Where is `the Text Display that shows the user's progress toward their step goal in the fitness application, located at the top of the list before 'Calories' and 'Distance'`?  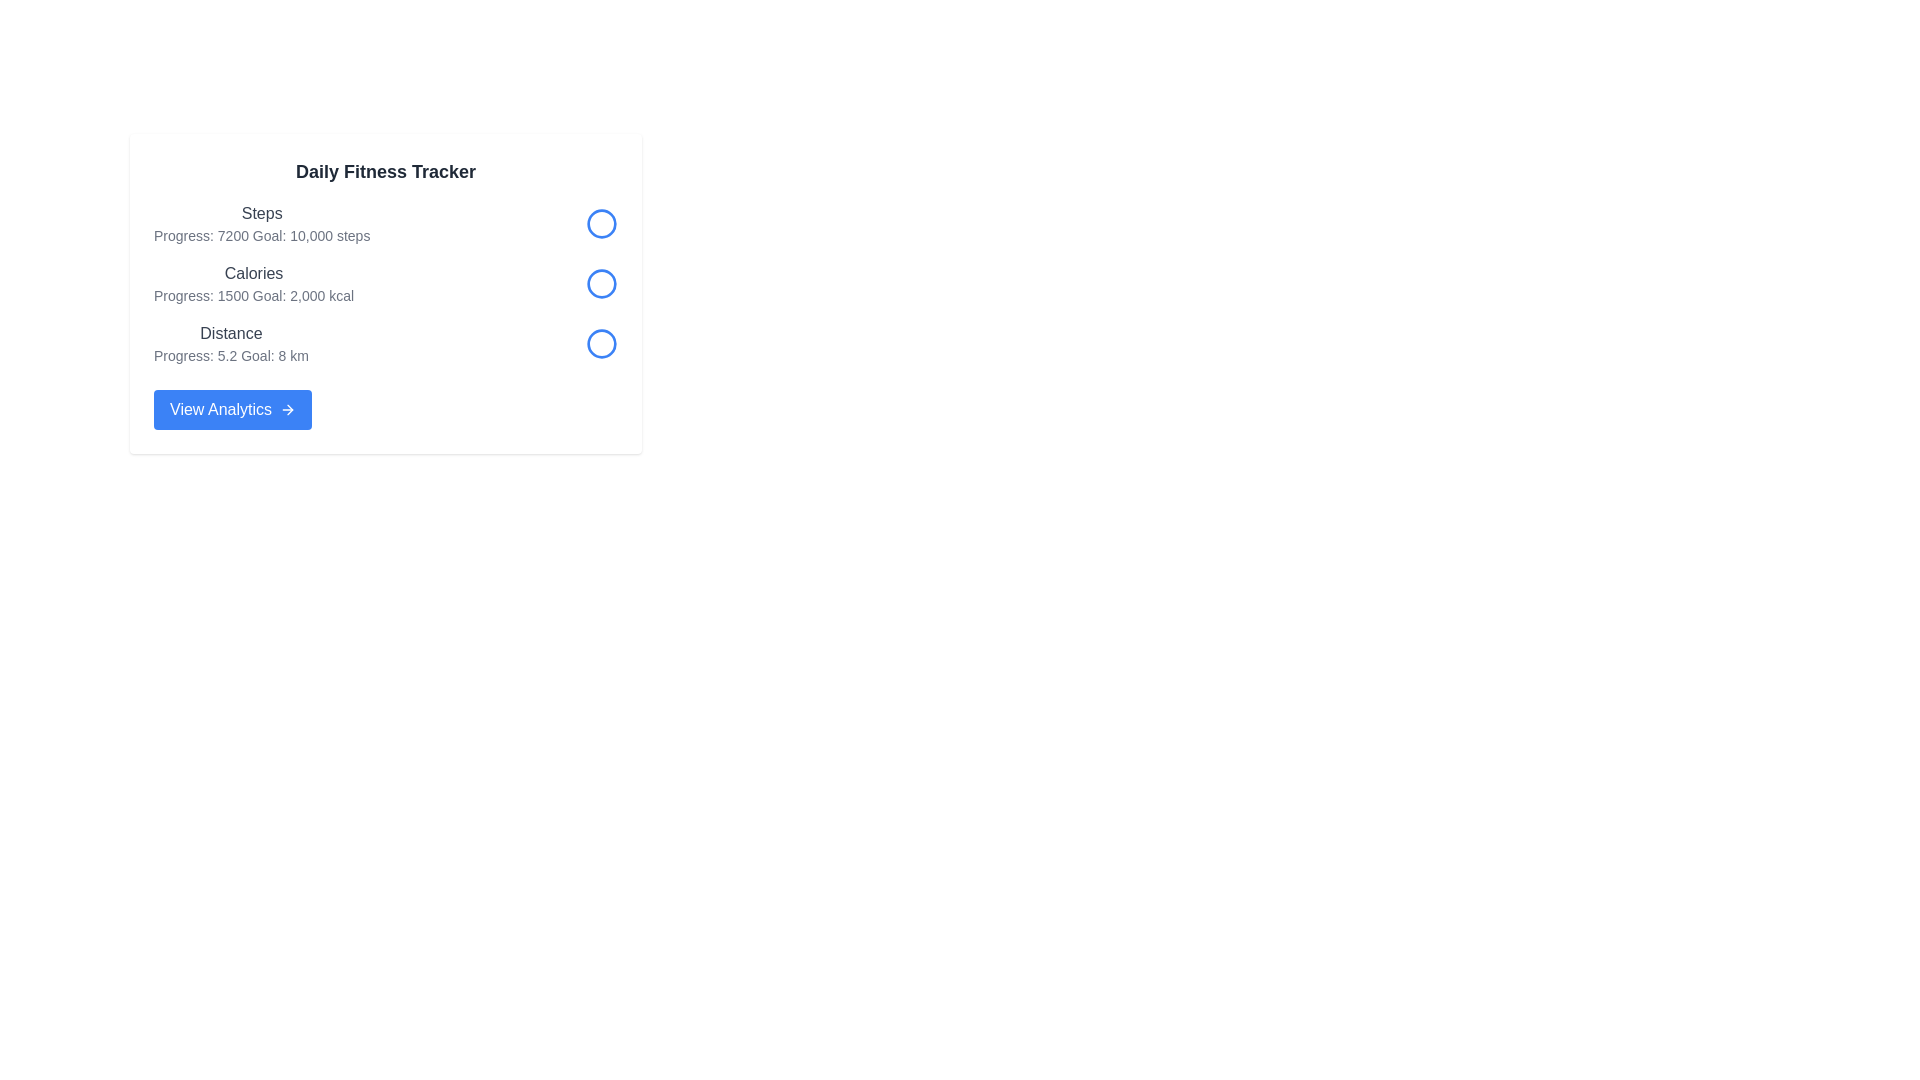 the Text Display that shows the user's progress toward their step goal in the fitness application, located at the top of the list before 'Calories' and 'Distance' is located at coordinates (261, 223).